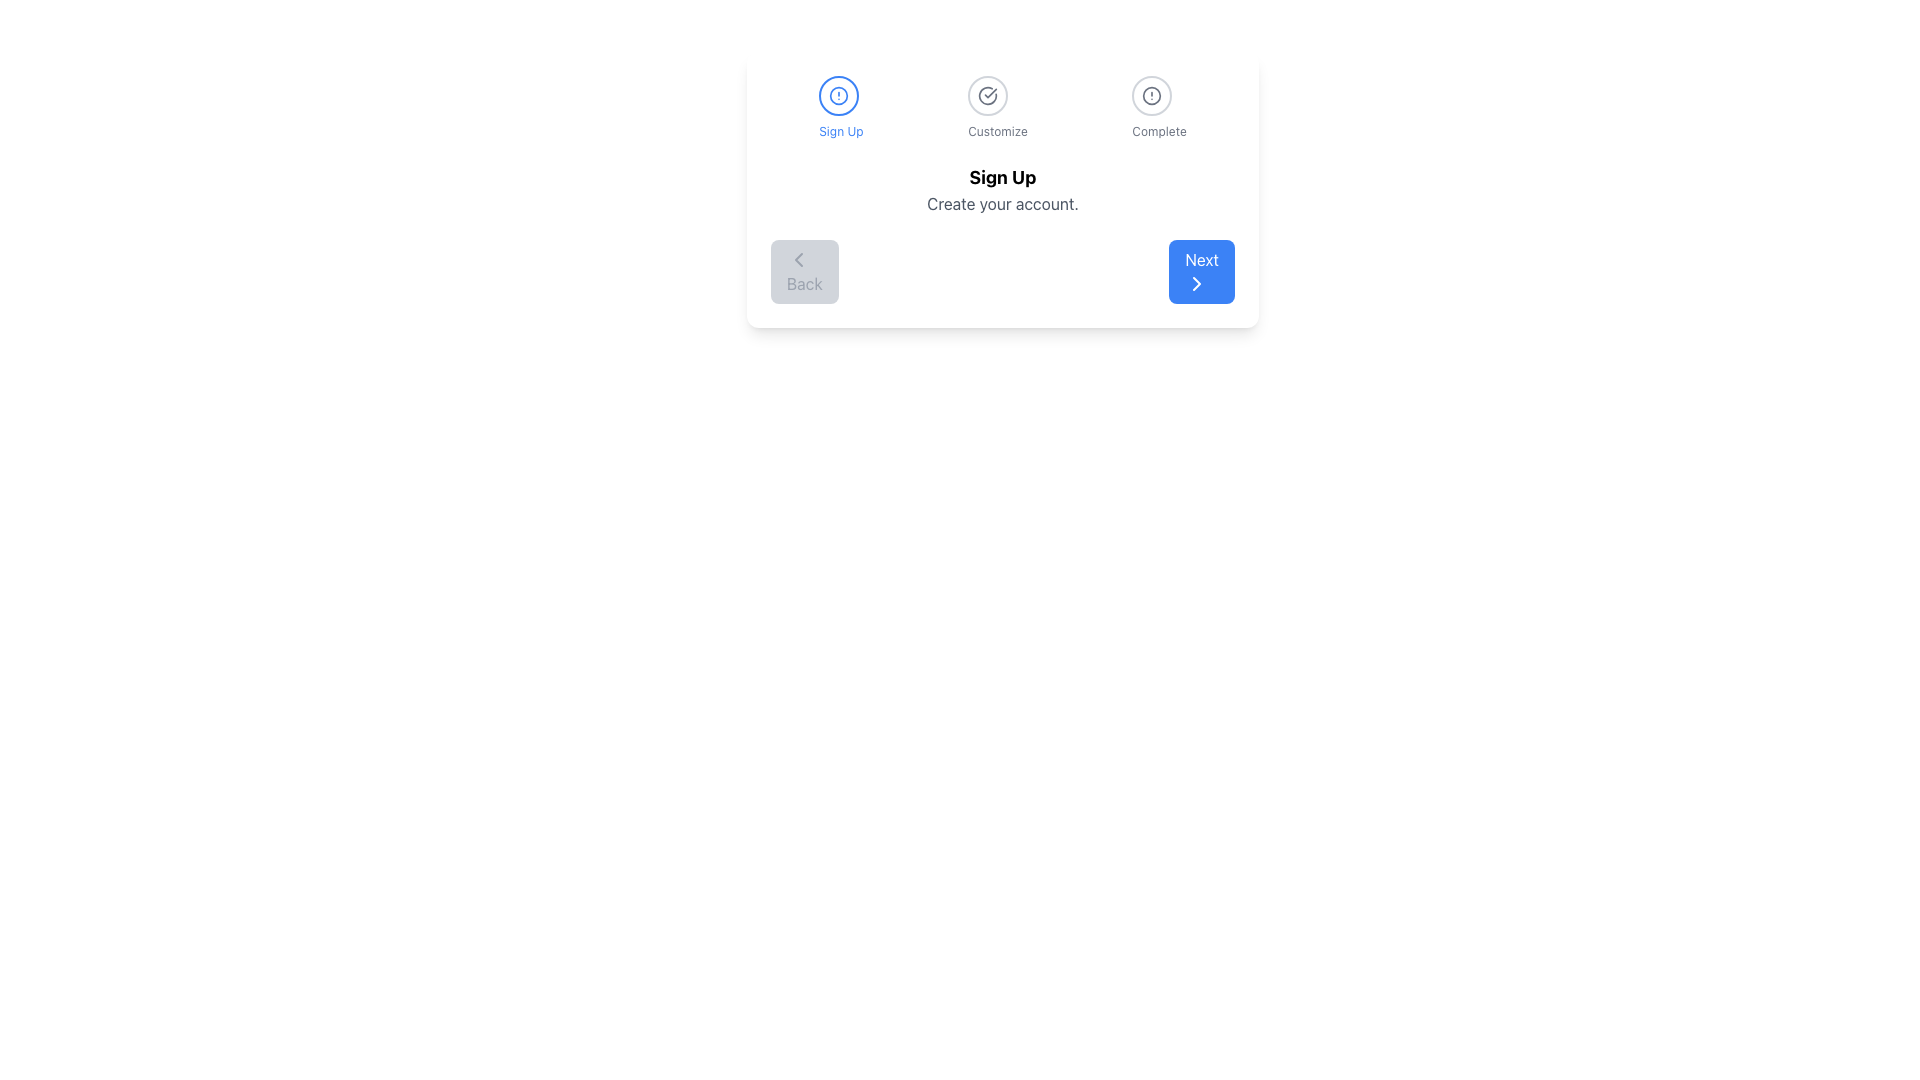 This screenshot has height=1080, width=1920. What do you see at coordinates (988, 96) in the screenshot?
I see `the Step Indicator Icon, which is a circular icon with a checkmark inside, styled with a light gray border and white background, located under the label 'Customize'` at bounding box center [988, 96].